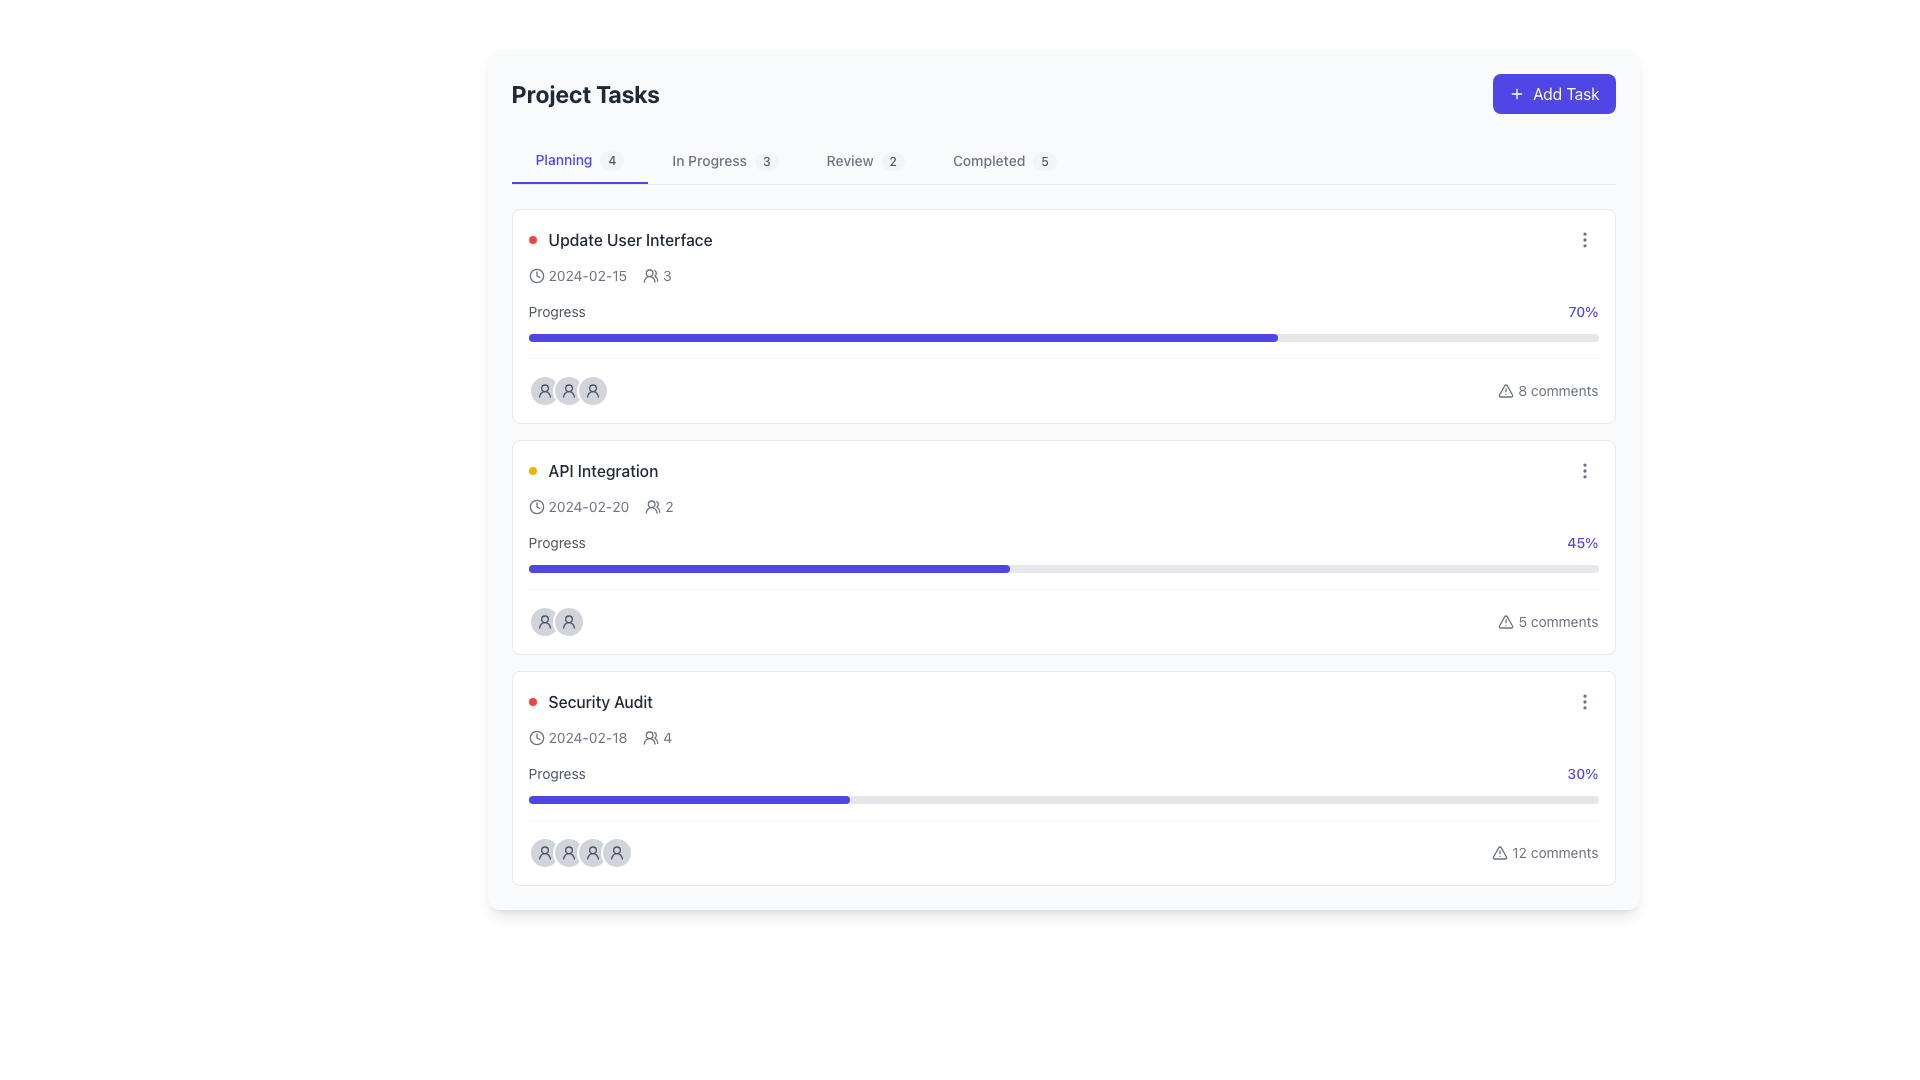  What do you see at coordinates (1506, 390) in the screenshot?
I see `the warning icon located in the comment section of the task card, which indicates a comment count that may require attention` at bounding box center [1506, 390].